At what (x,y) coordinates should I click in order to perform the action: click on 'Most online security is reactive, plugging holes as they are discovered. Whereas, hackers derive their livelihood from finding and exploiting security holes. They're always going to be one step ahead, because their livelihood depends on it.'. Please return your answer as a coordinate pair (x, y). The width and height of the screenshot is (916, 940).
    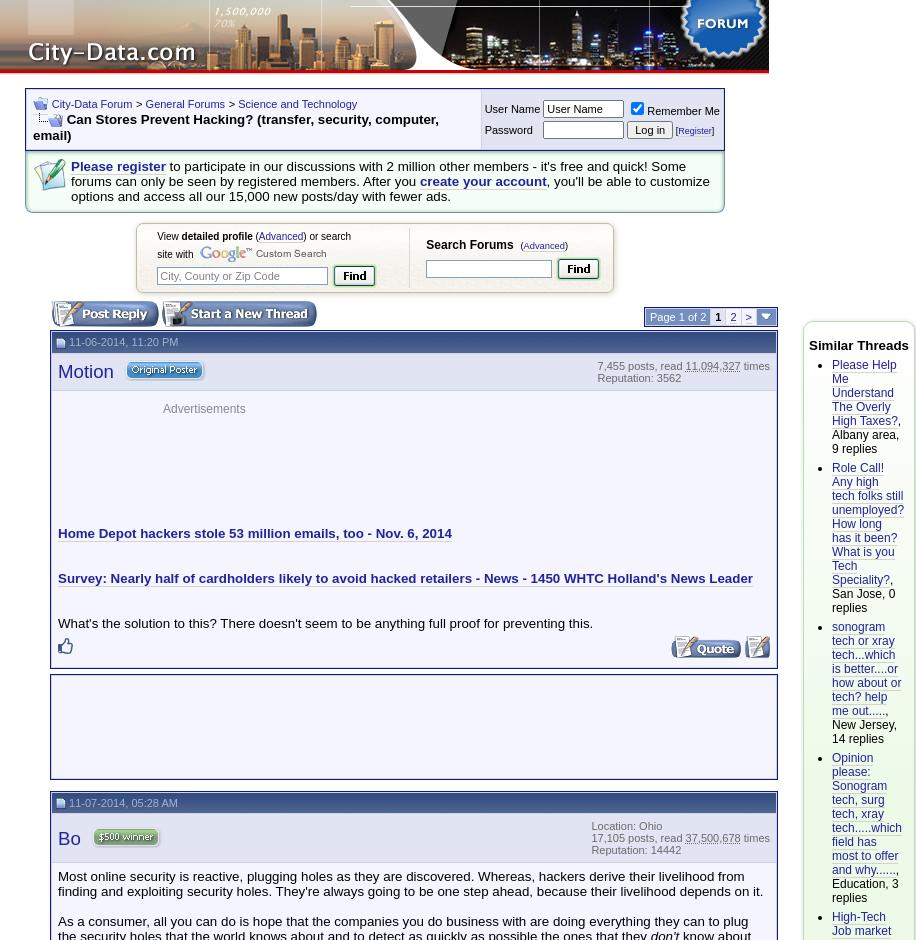
    Looking at the image, I should click on (409, 883).